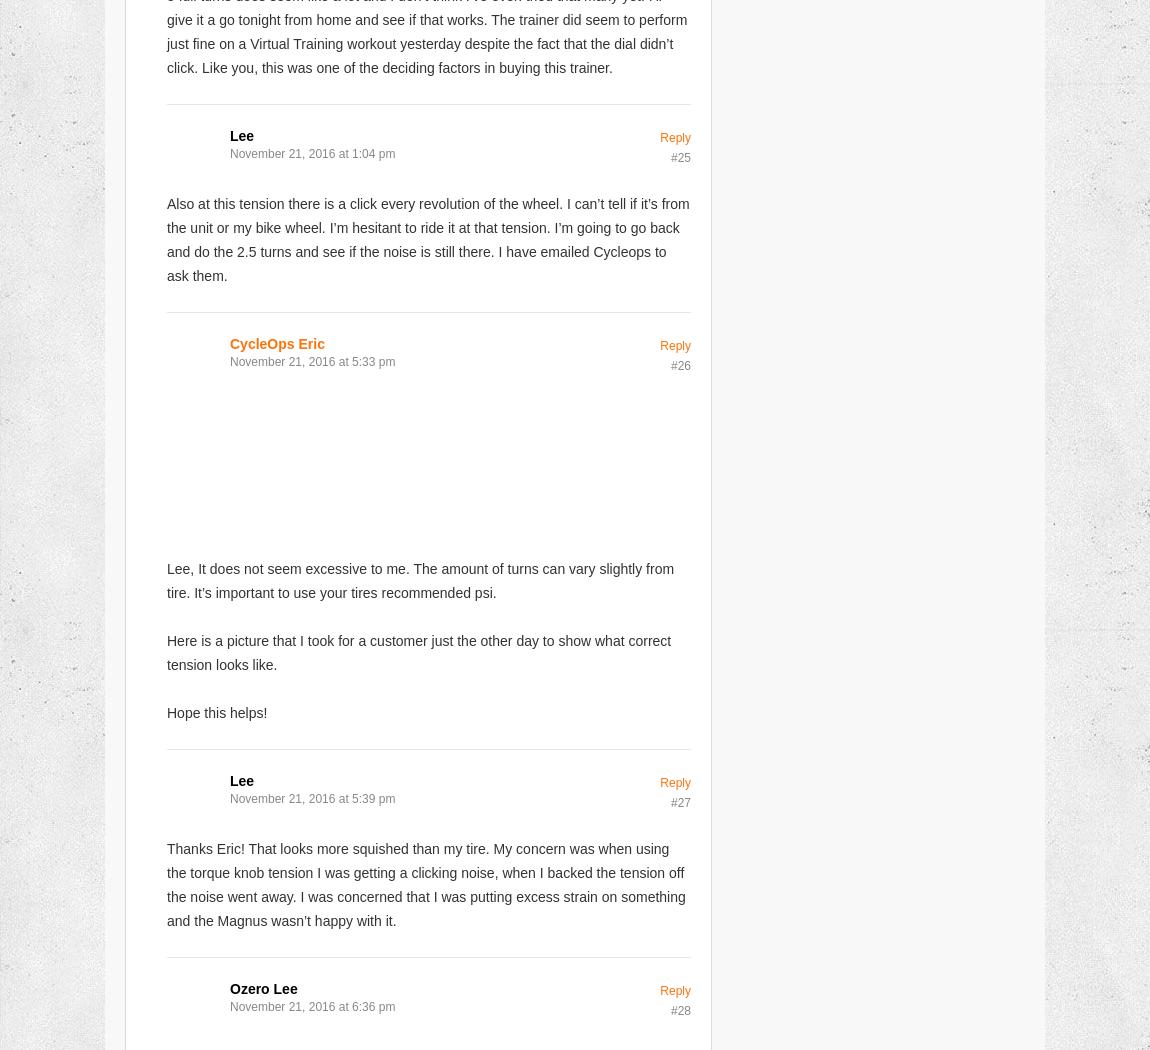 This screenshot has width=1150, height=1050. I want to click on 'Hope this helps!', so click(216, 712).